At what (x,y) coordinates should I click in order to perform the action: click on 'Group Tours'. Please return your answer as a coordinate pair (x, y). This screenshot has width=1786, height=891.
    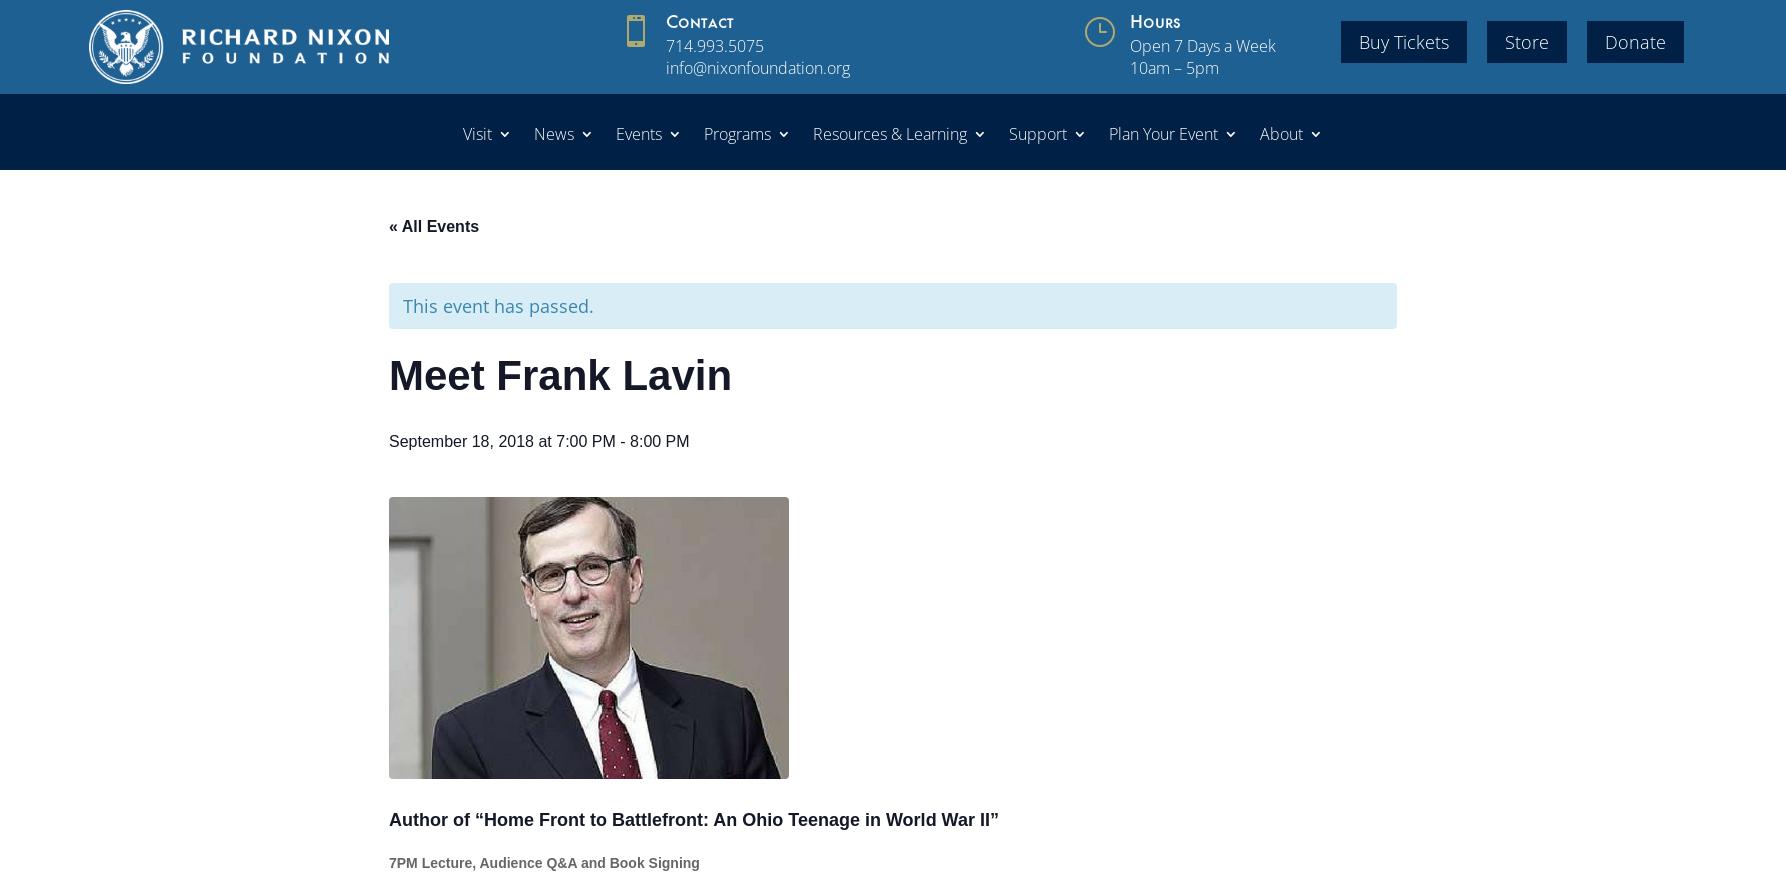
    Looking at the image, I should click on (535, 359).